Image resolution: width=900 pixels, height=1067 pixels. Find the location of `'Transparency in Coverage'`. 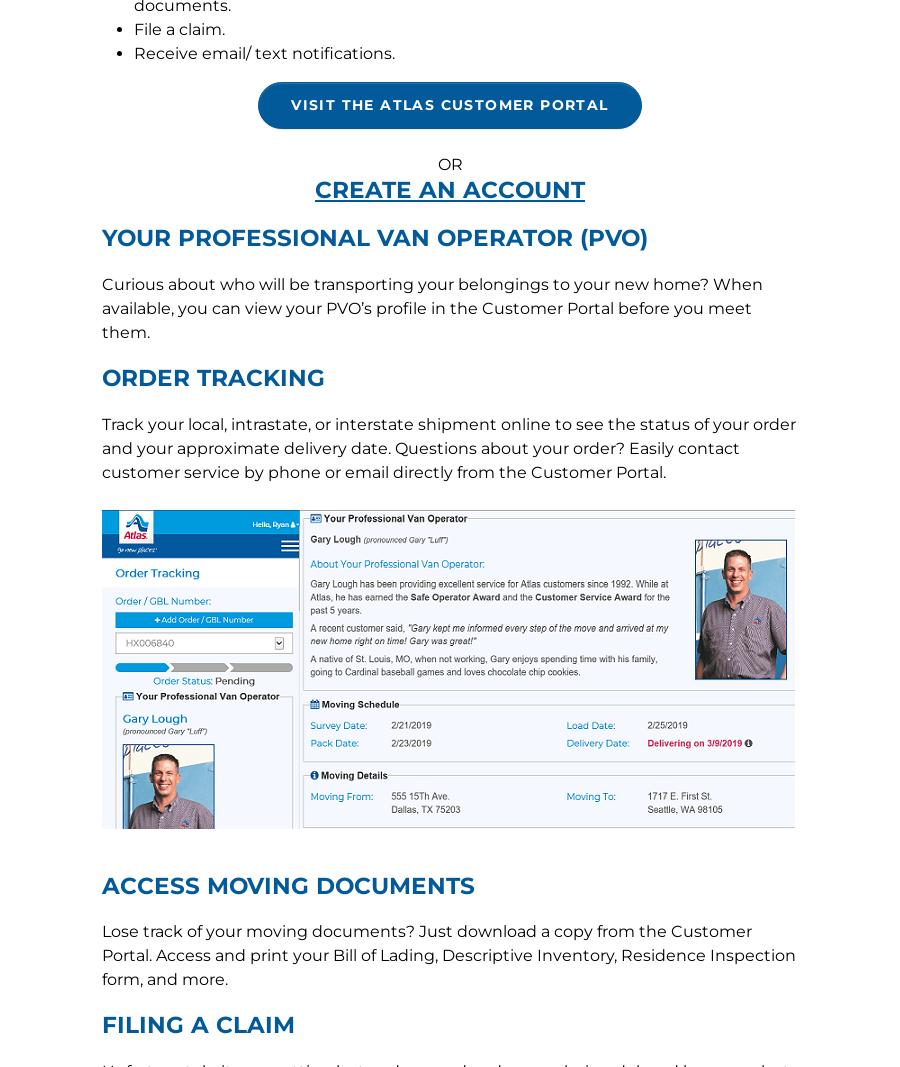

'Transparency in Coverage' is located at coordinates (519, 491).